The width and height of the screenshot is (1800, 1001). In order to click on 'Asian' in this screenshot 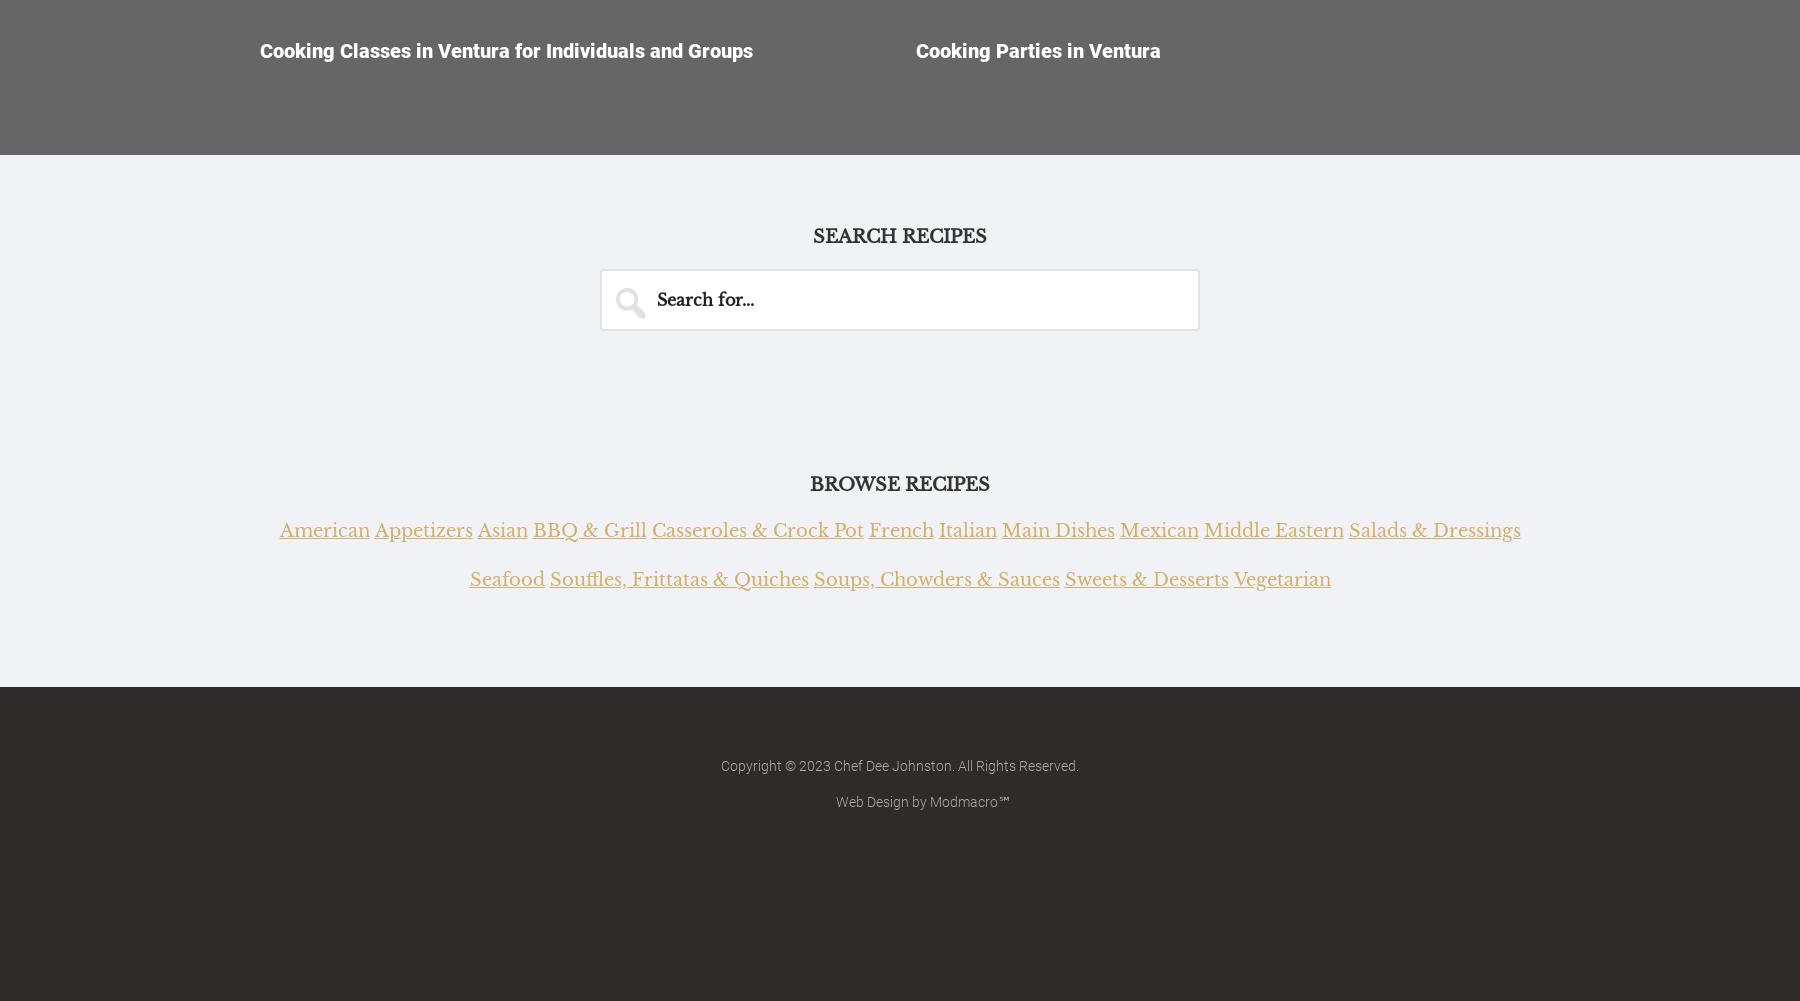, I will do `click(501, 529)`.